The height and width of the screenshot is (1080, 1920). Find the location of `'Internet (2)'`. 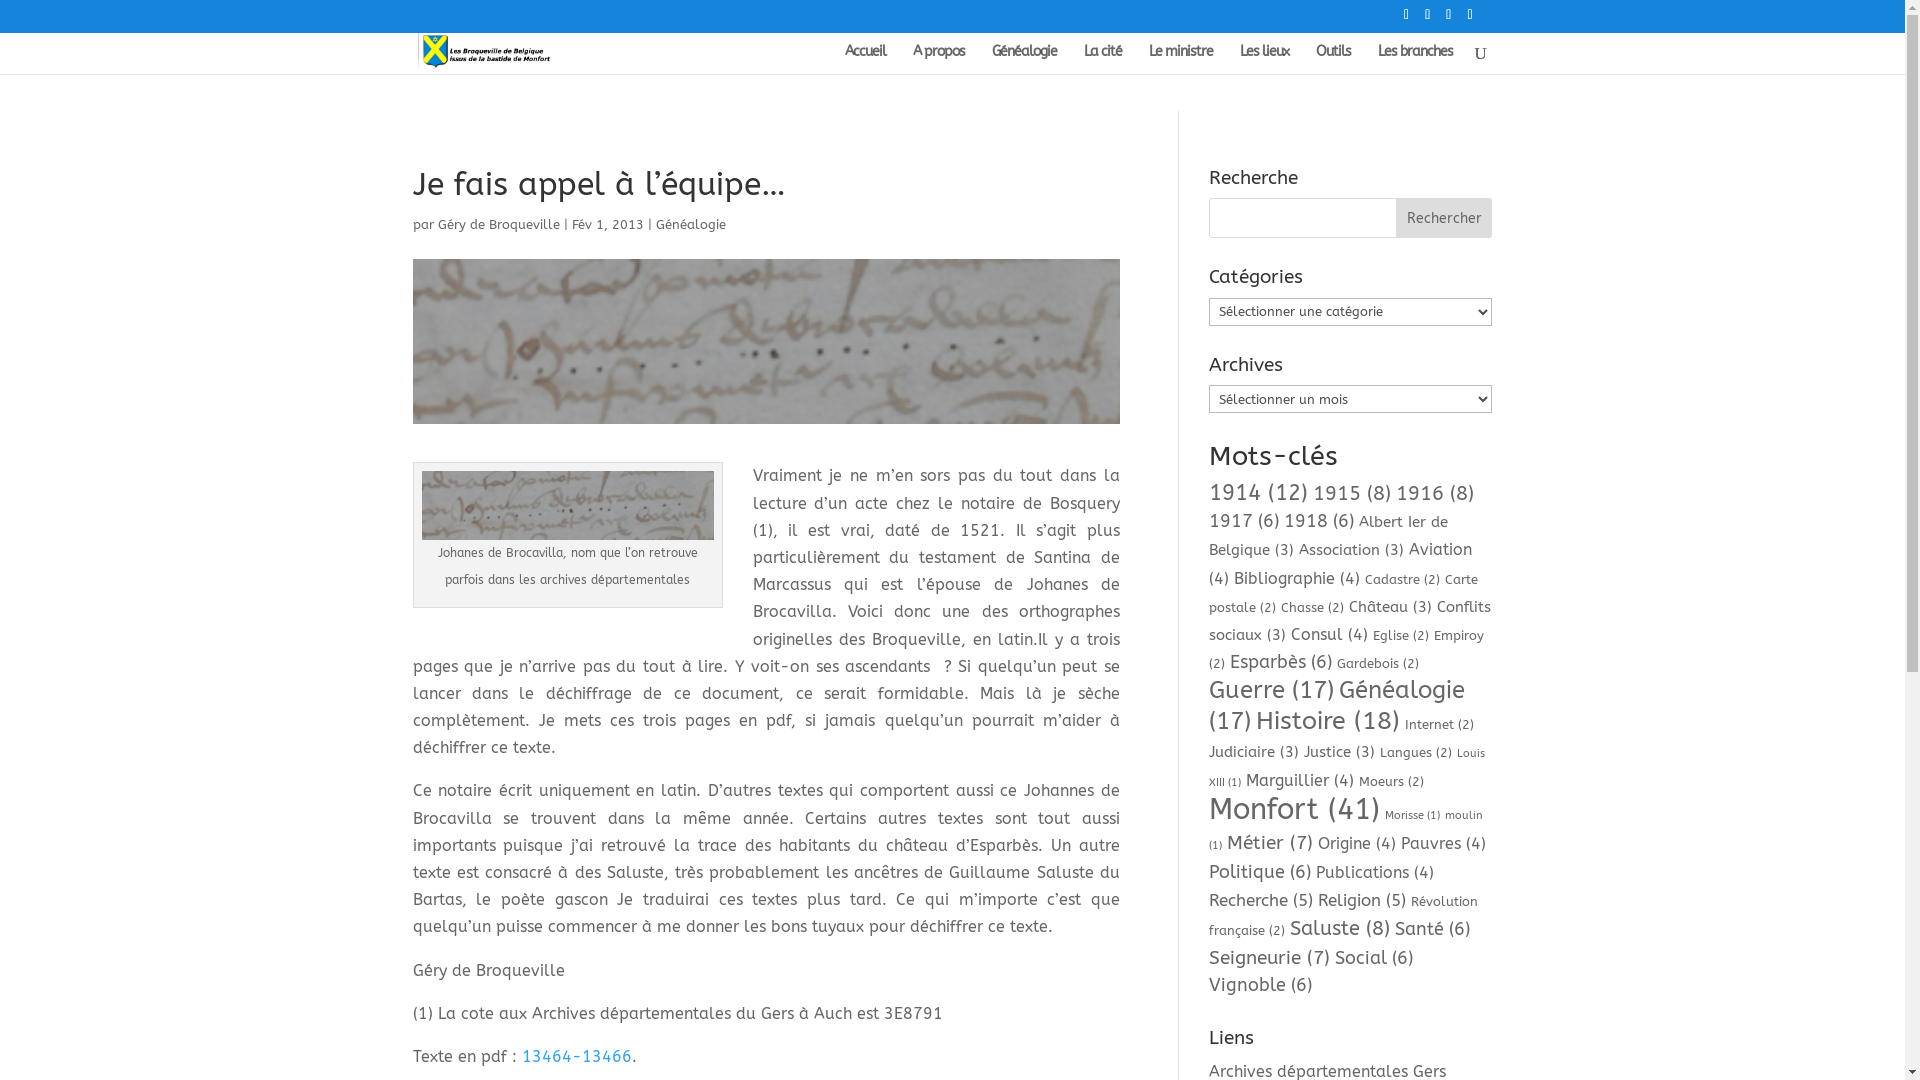

'Internet (2)' is located at coordinates (1404, 723).